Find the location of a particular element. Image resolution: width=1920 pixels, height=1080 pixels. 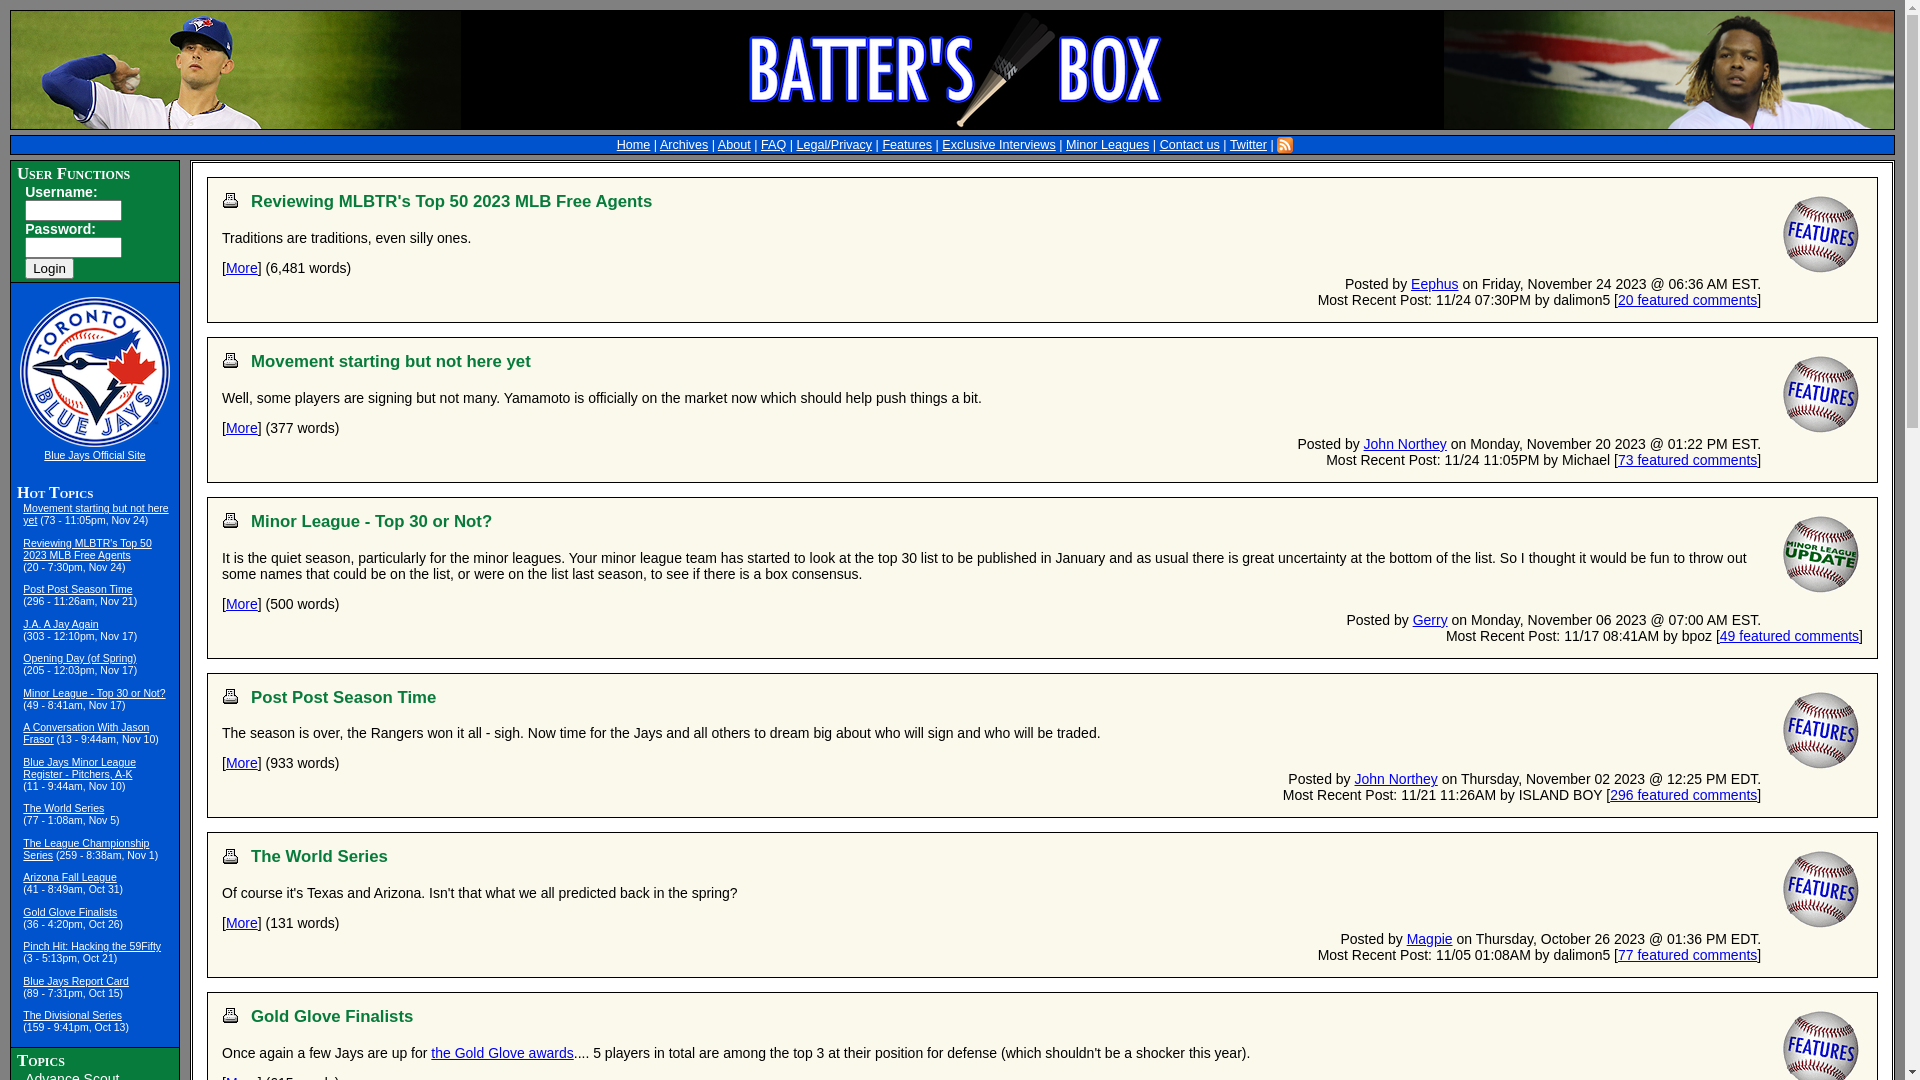

'Twitter' is located at coordinates (1247, 144).